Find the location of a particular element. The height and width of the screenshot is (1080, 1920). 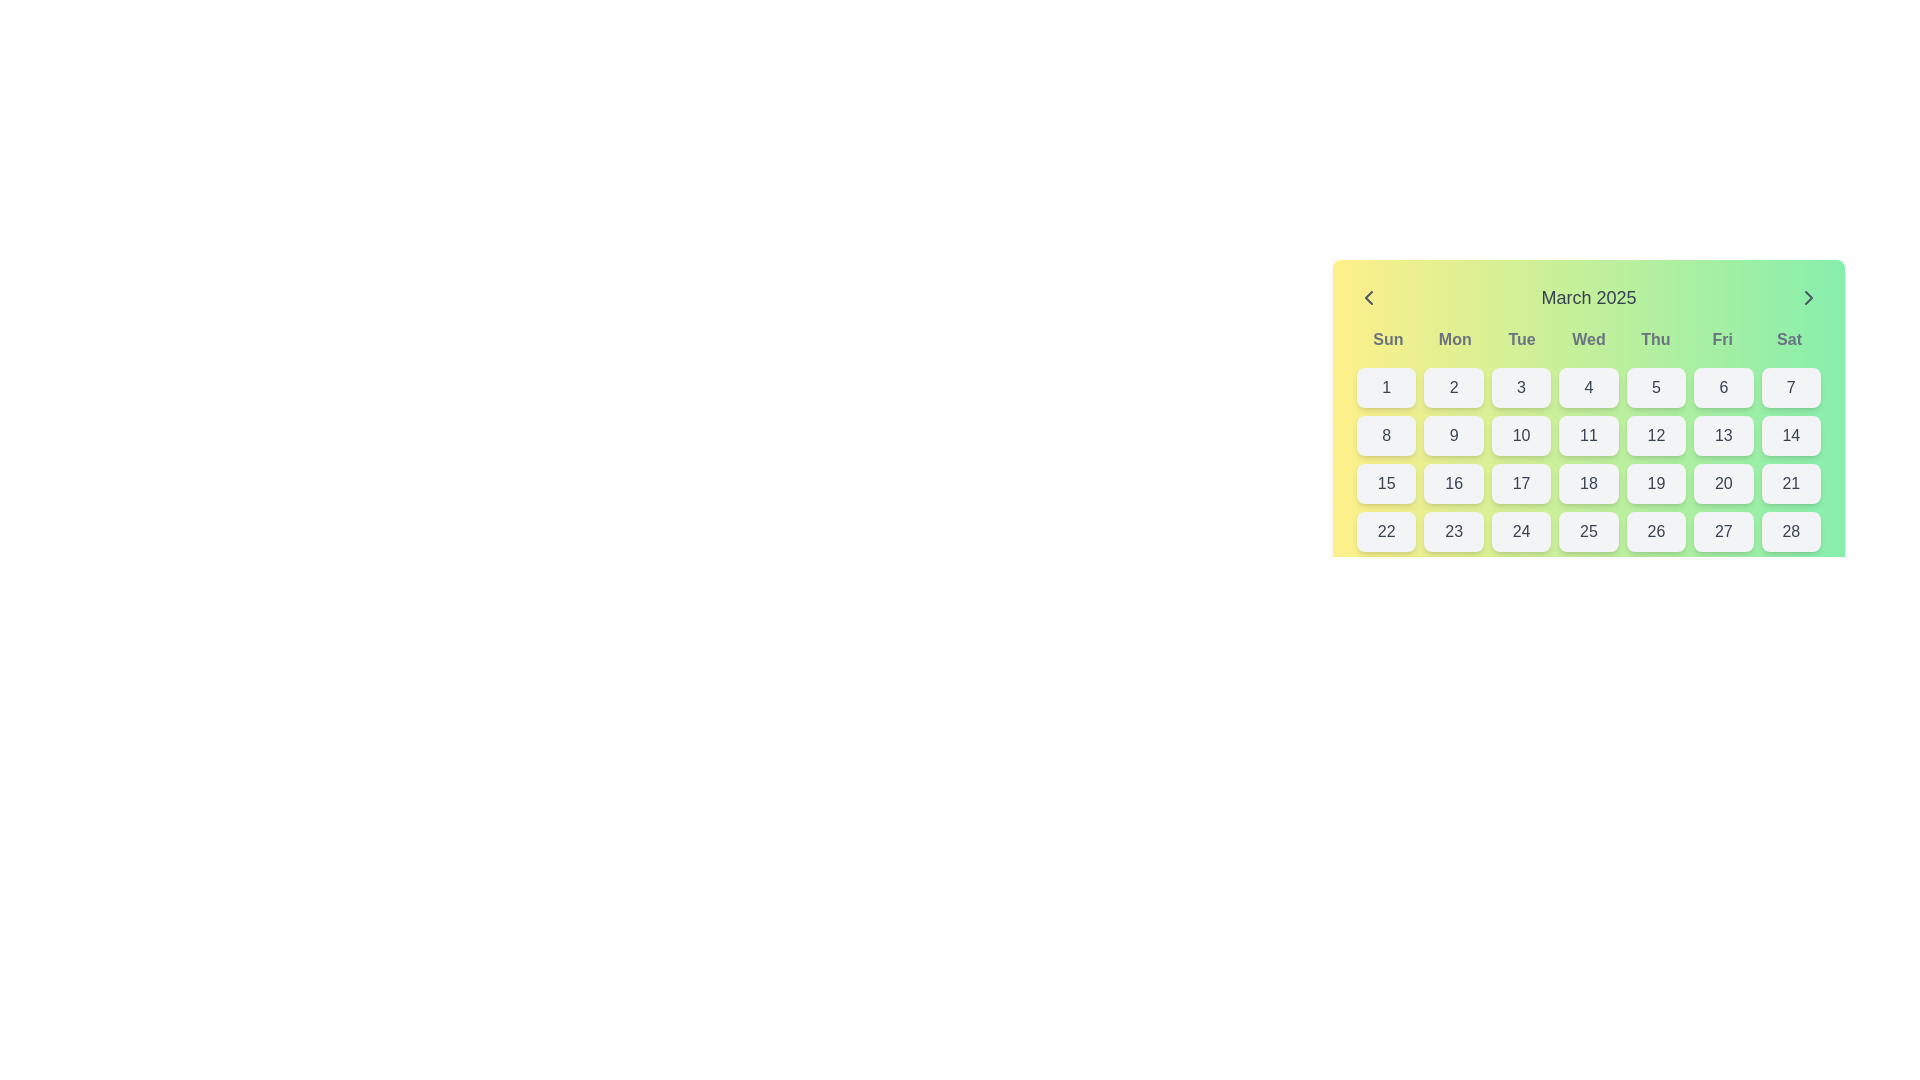

the button displaying '23' in the calendar grid layout to trigger hover effects is located at coordinates (1454, 531).